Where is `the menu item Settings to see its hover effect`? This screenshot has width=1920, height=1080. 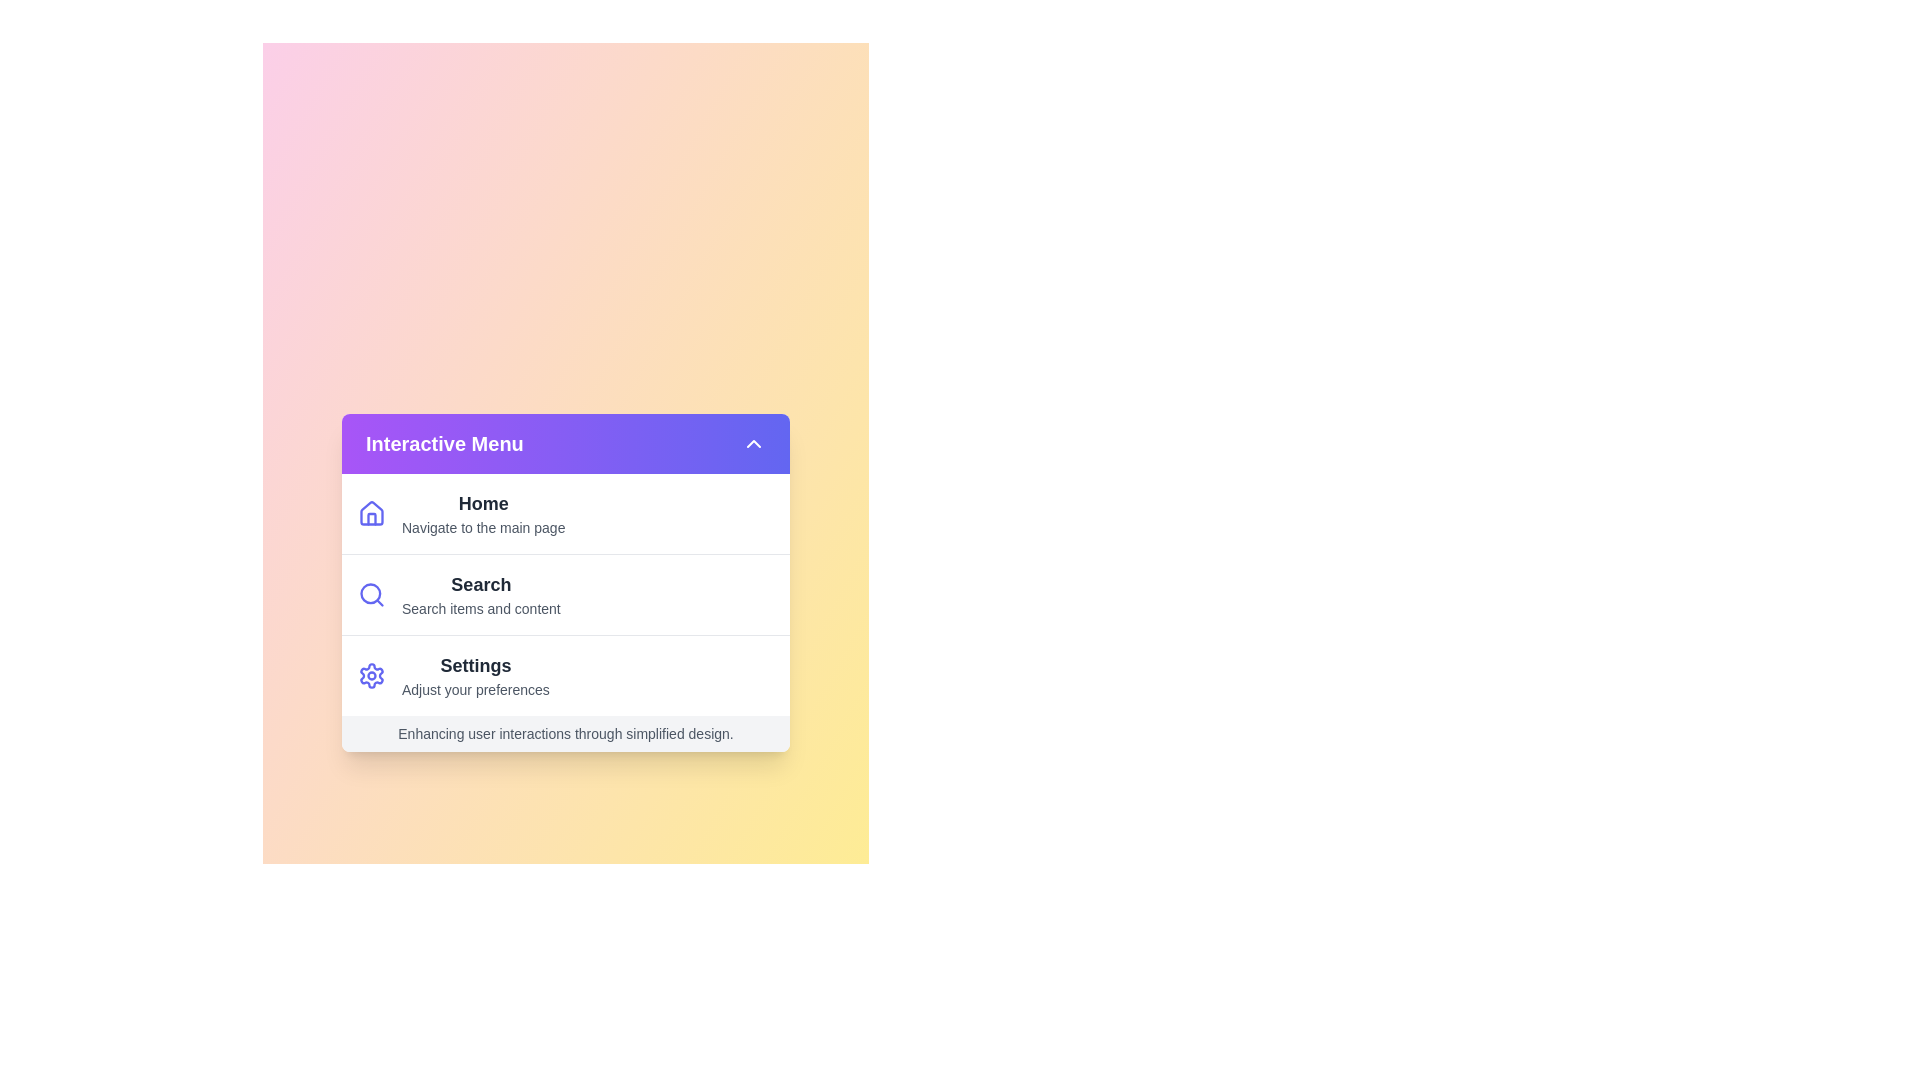 the menu item Settings to see its hover effect is located at coordinates (565, 675).